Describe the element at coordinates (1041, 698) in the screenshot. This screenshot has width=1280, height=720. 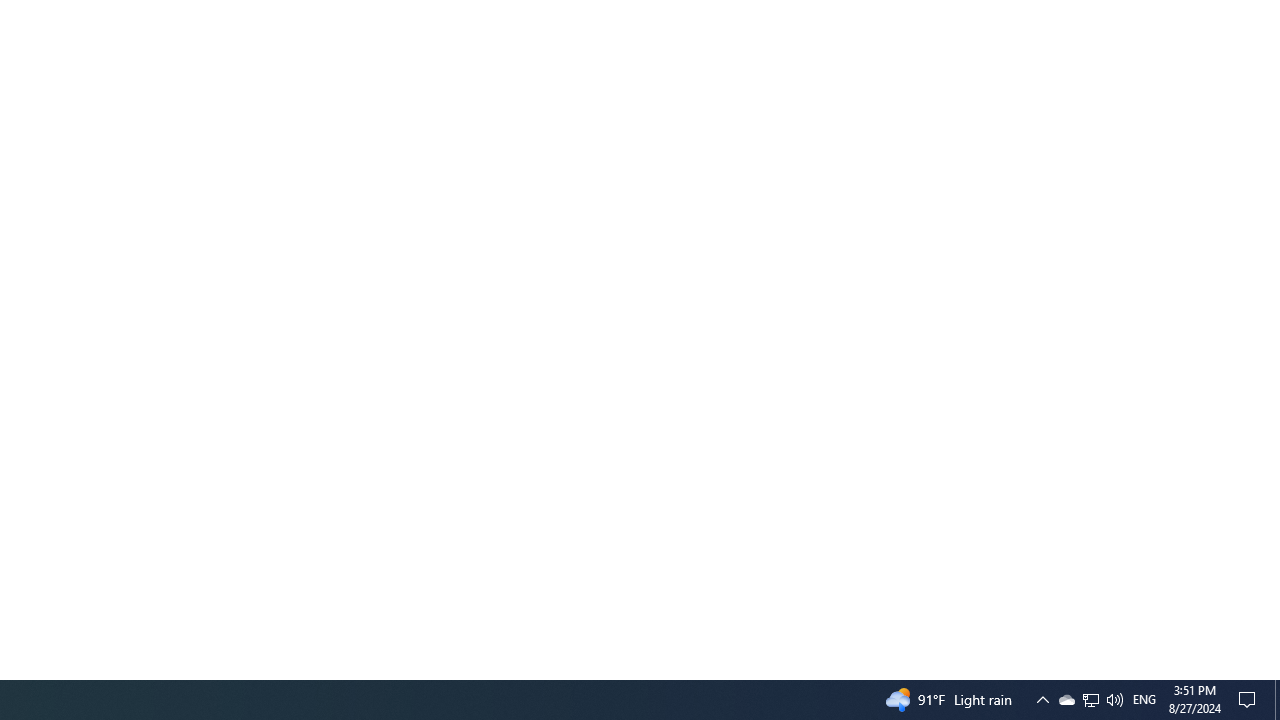
I see `'Notification Chevron'` at that location.